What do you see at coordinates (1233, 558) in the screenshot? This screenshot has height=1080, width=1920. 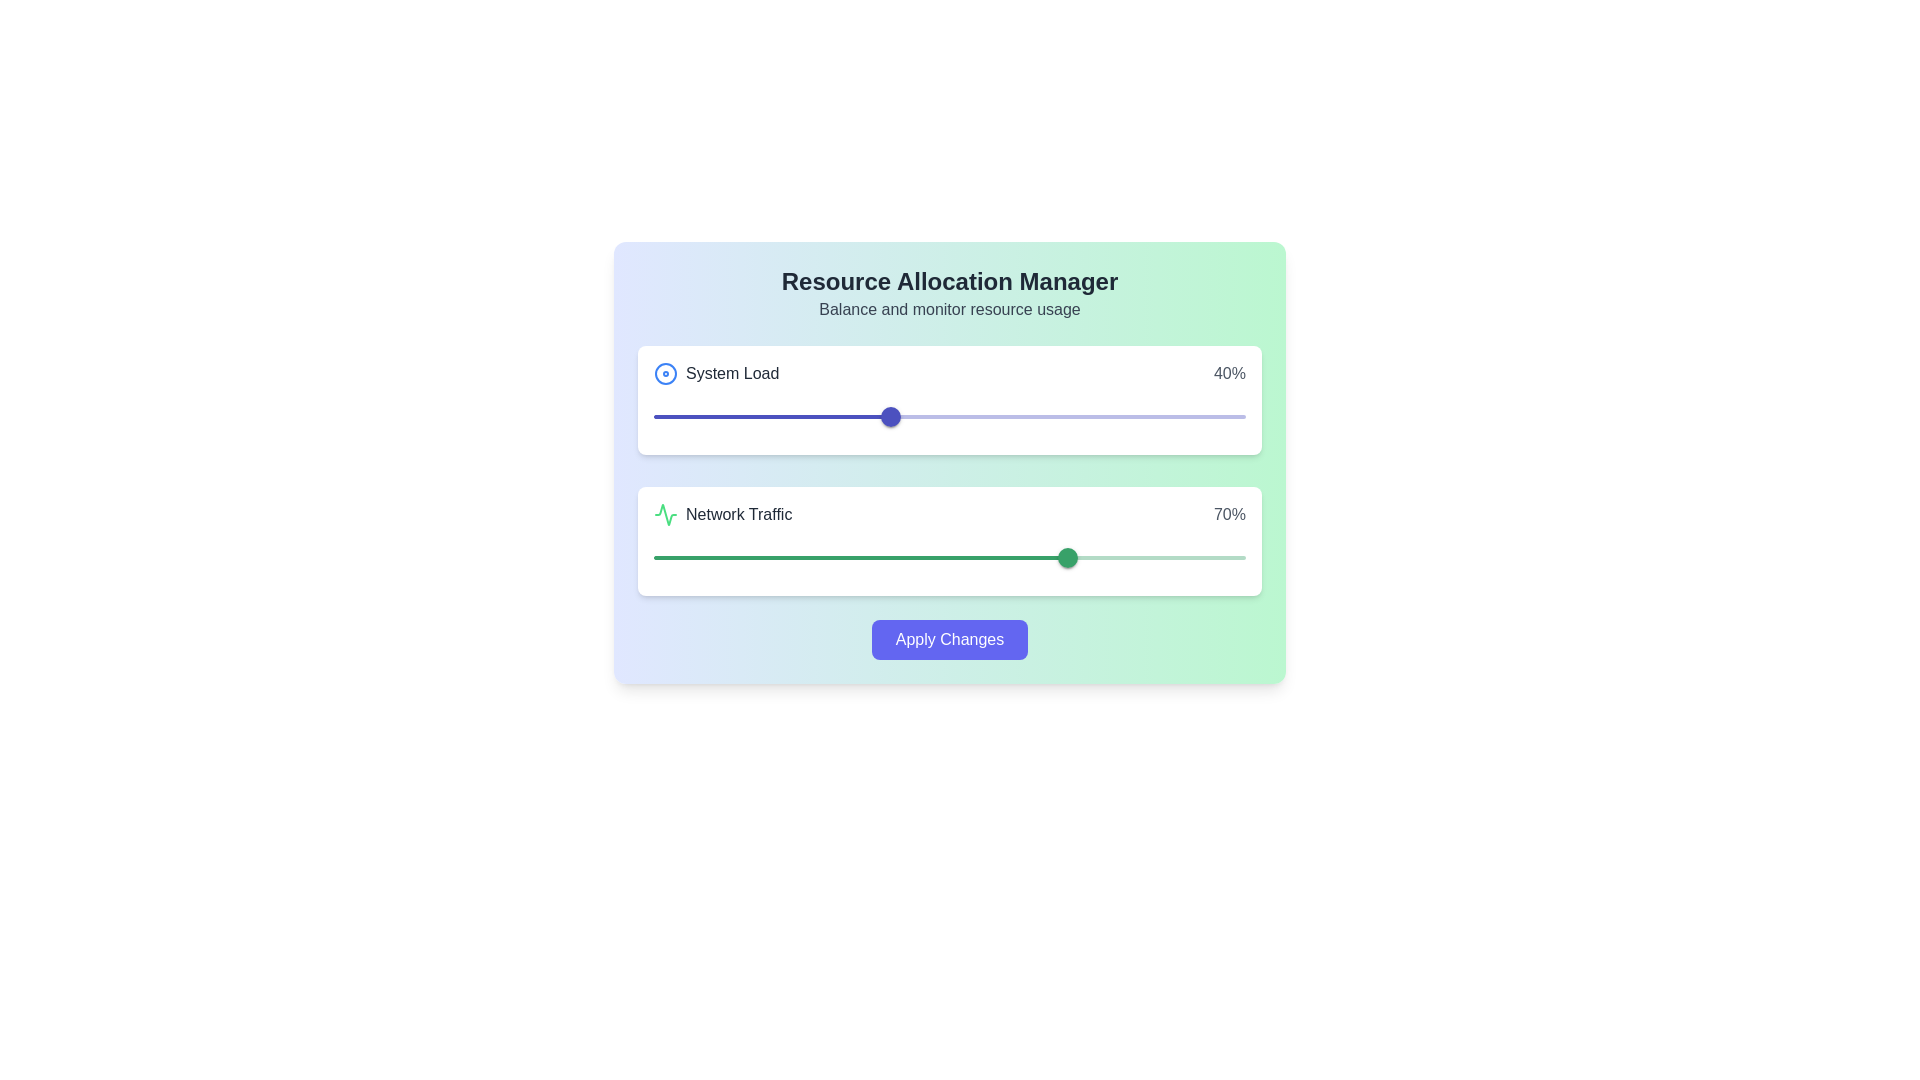 I see `the slider value` at bounding box center [1233, 558].